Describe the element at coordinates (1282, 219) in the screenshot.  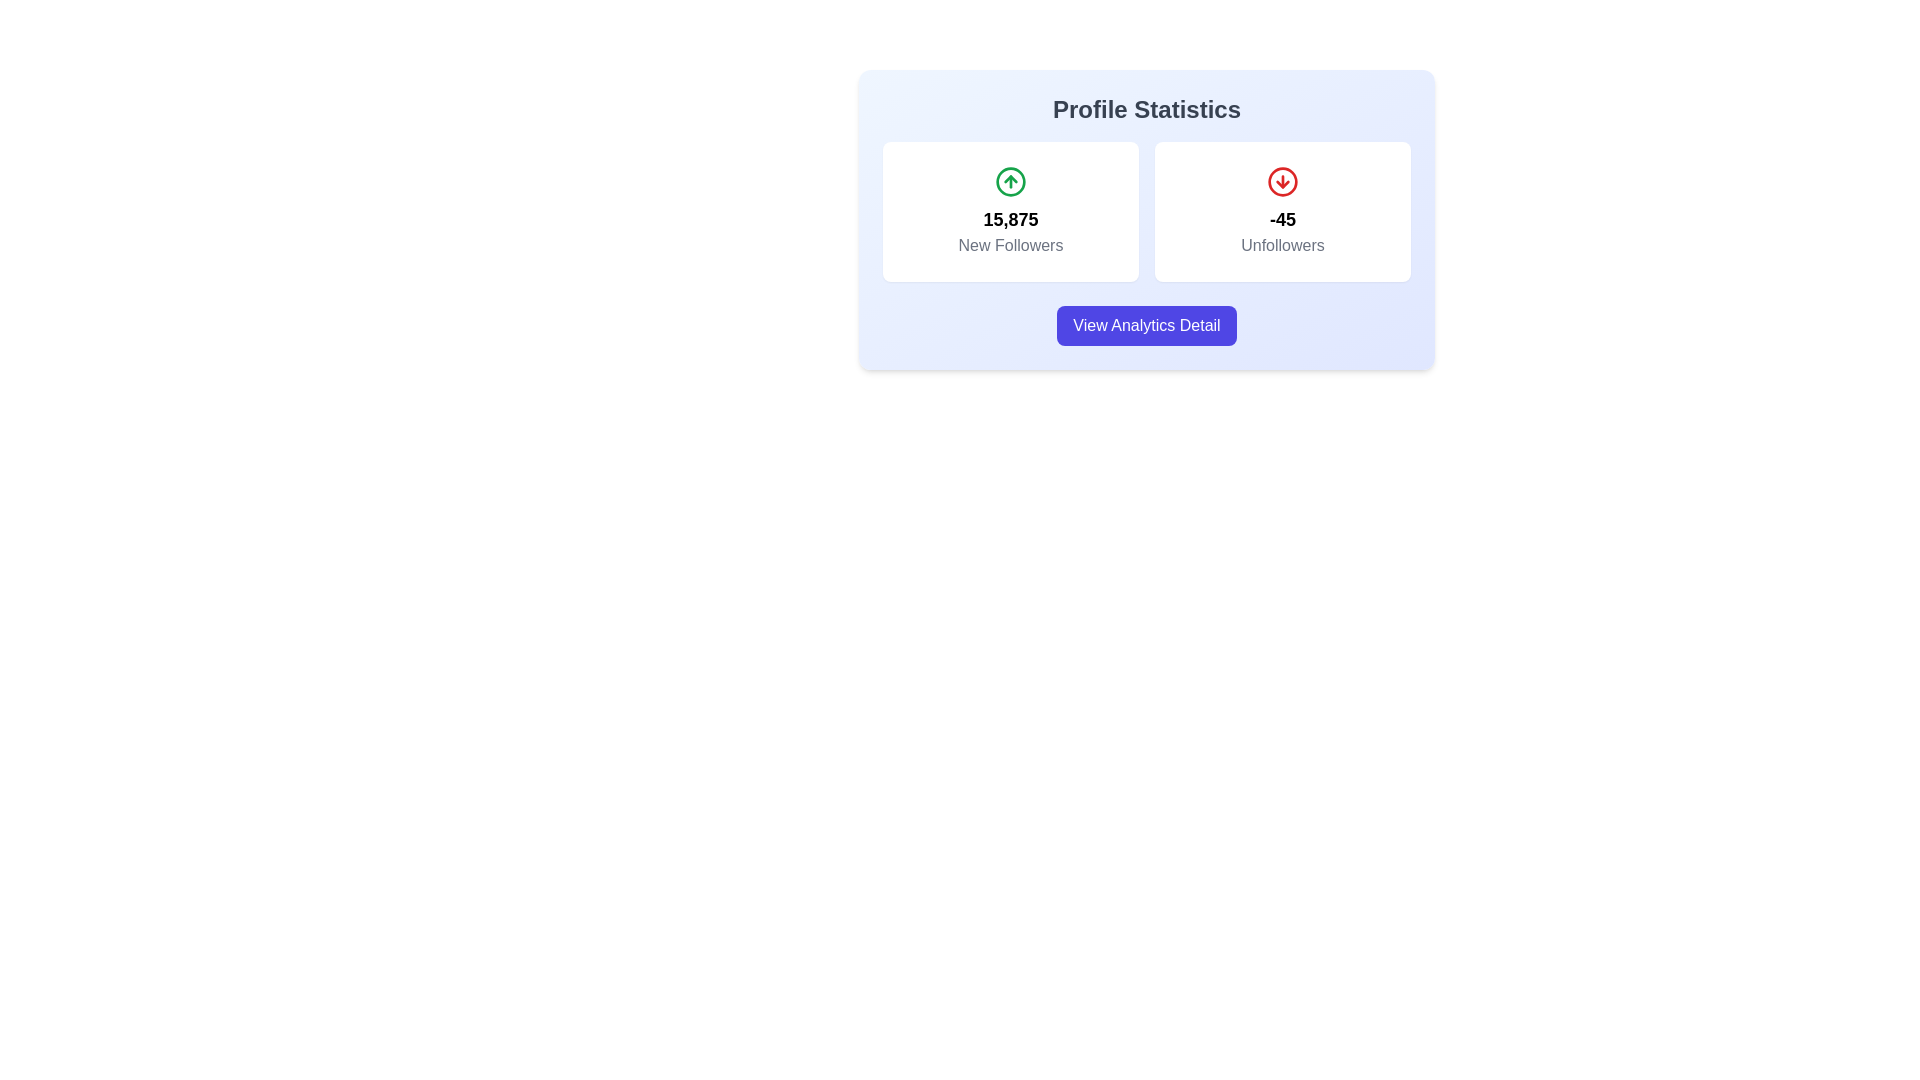
I see `the 'Unfollowers' text label that displays a numerical count, located centrally within the right-hand box below a downward arrow icon` at that location.